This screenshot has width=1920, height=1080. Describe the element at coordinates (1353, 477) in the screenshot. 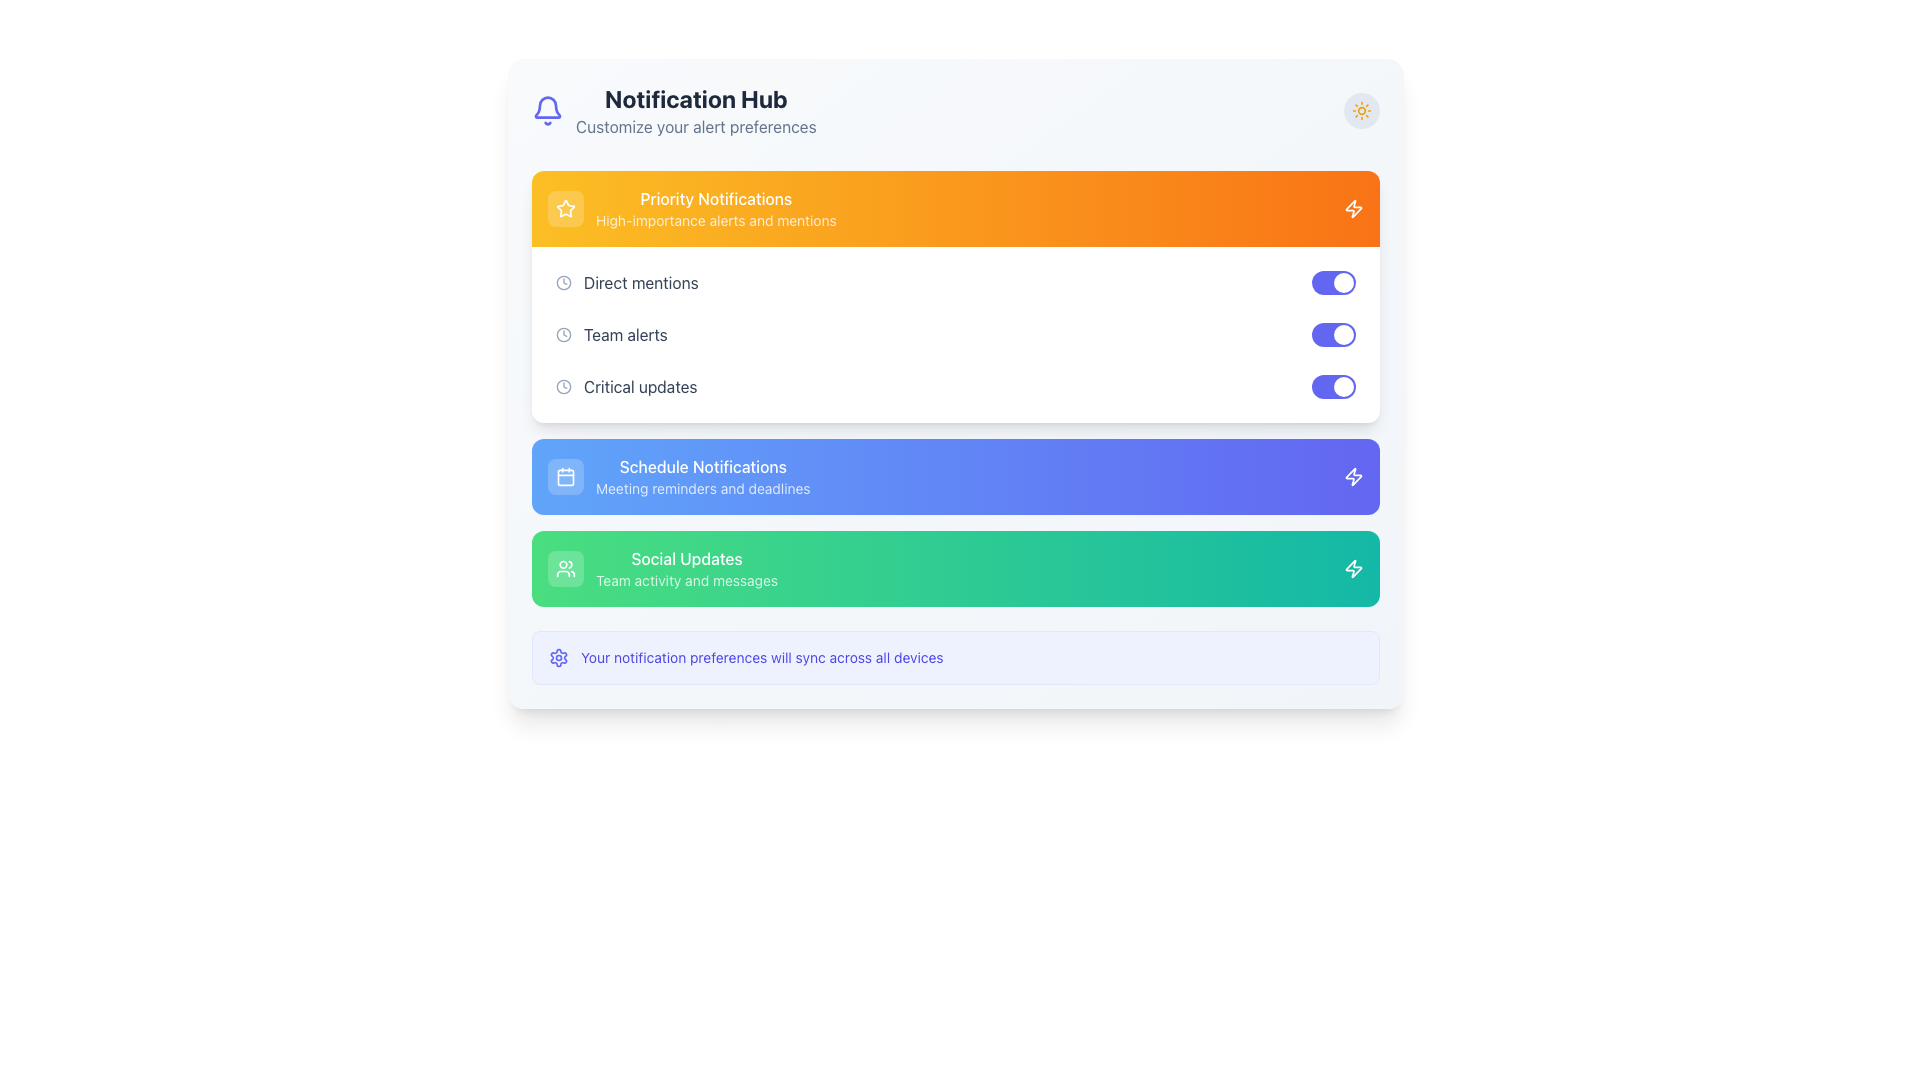

I see `the icon associated with 'Schedule Notifications'` at that location.